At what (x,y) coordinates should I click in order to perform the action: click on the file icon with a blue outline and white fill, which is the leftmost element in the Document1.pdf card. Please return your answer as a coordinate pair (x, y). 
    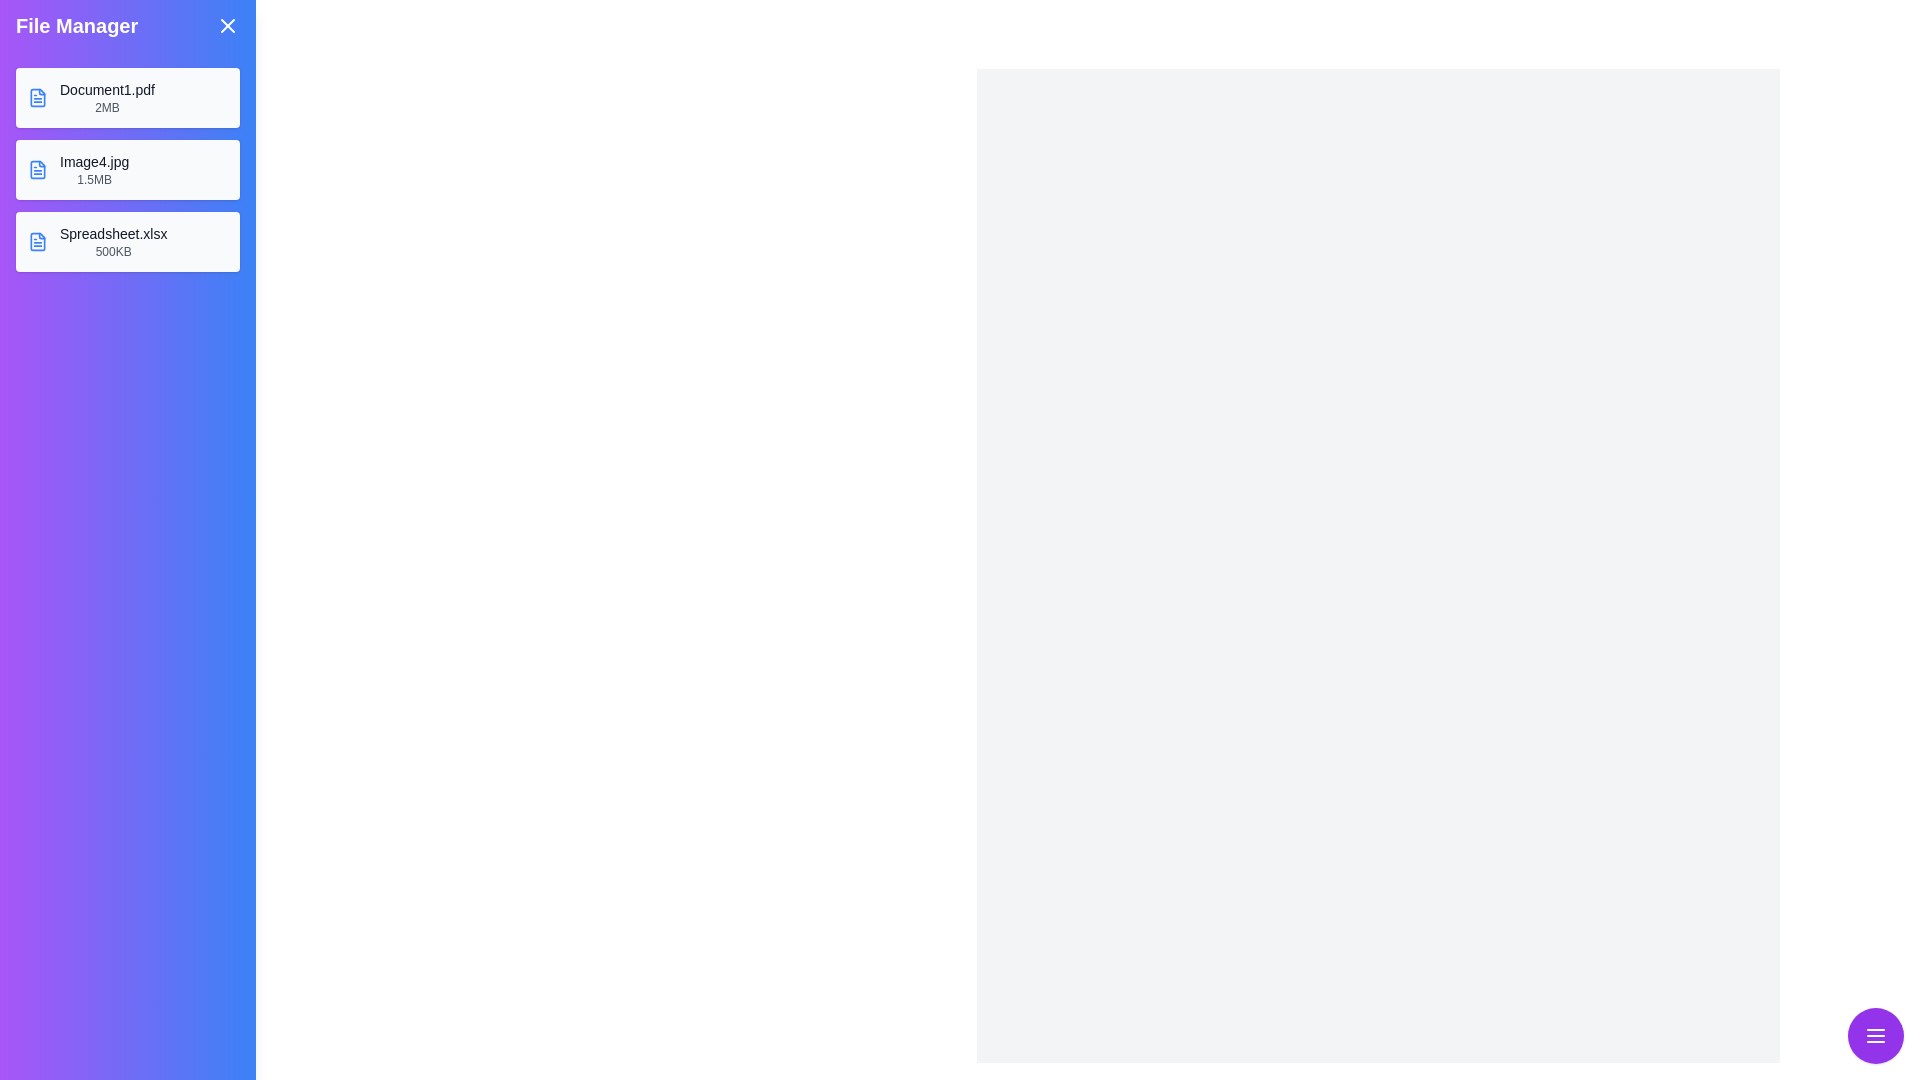
    Looking at the image, I should click on (38, 97).